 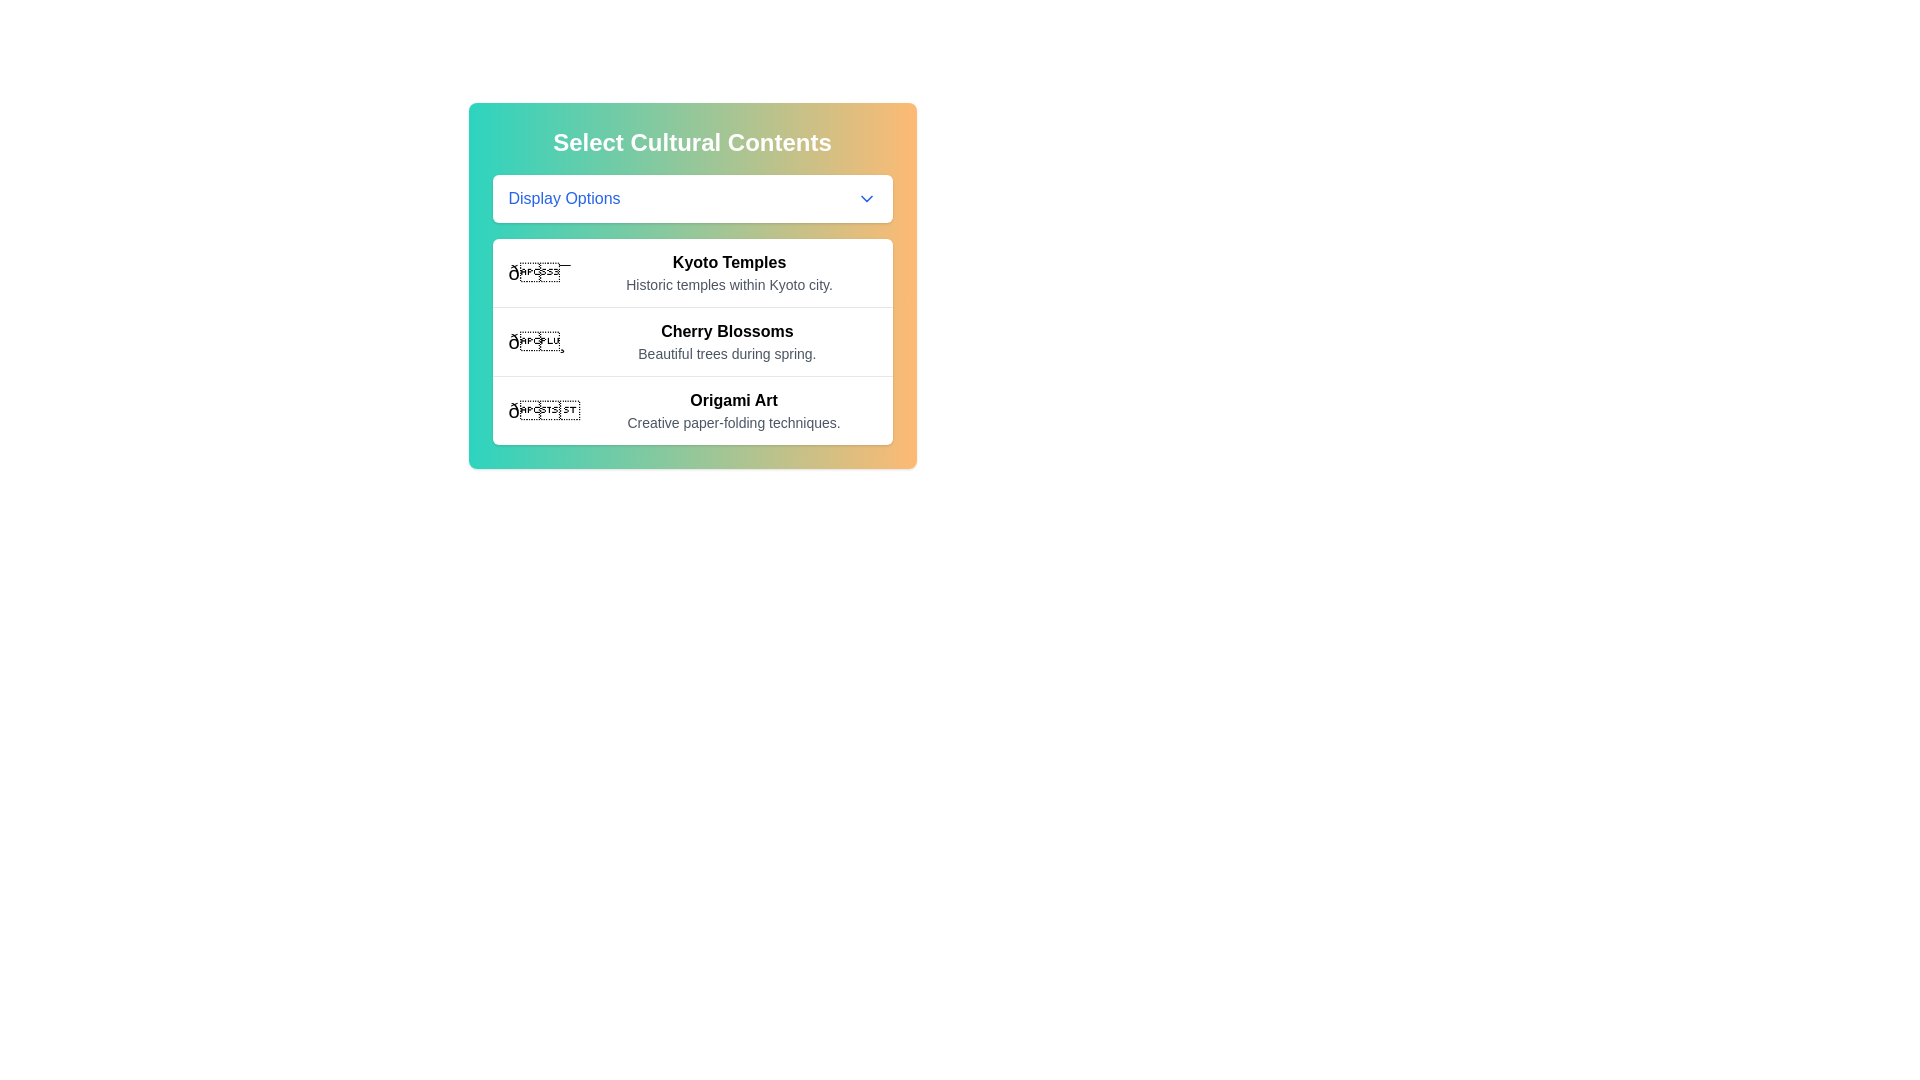 I want to click on text label that displays 'Historic temples within Kyoto city.' located below the title 'Kyoto Temples.', so click(x=728, y=285).